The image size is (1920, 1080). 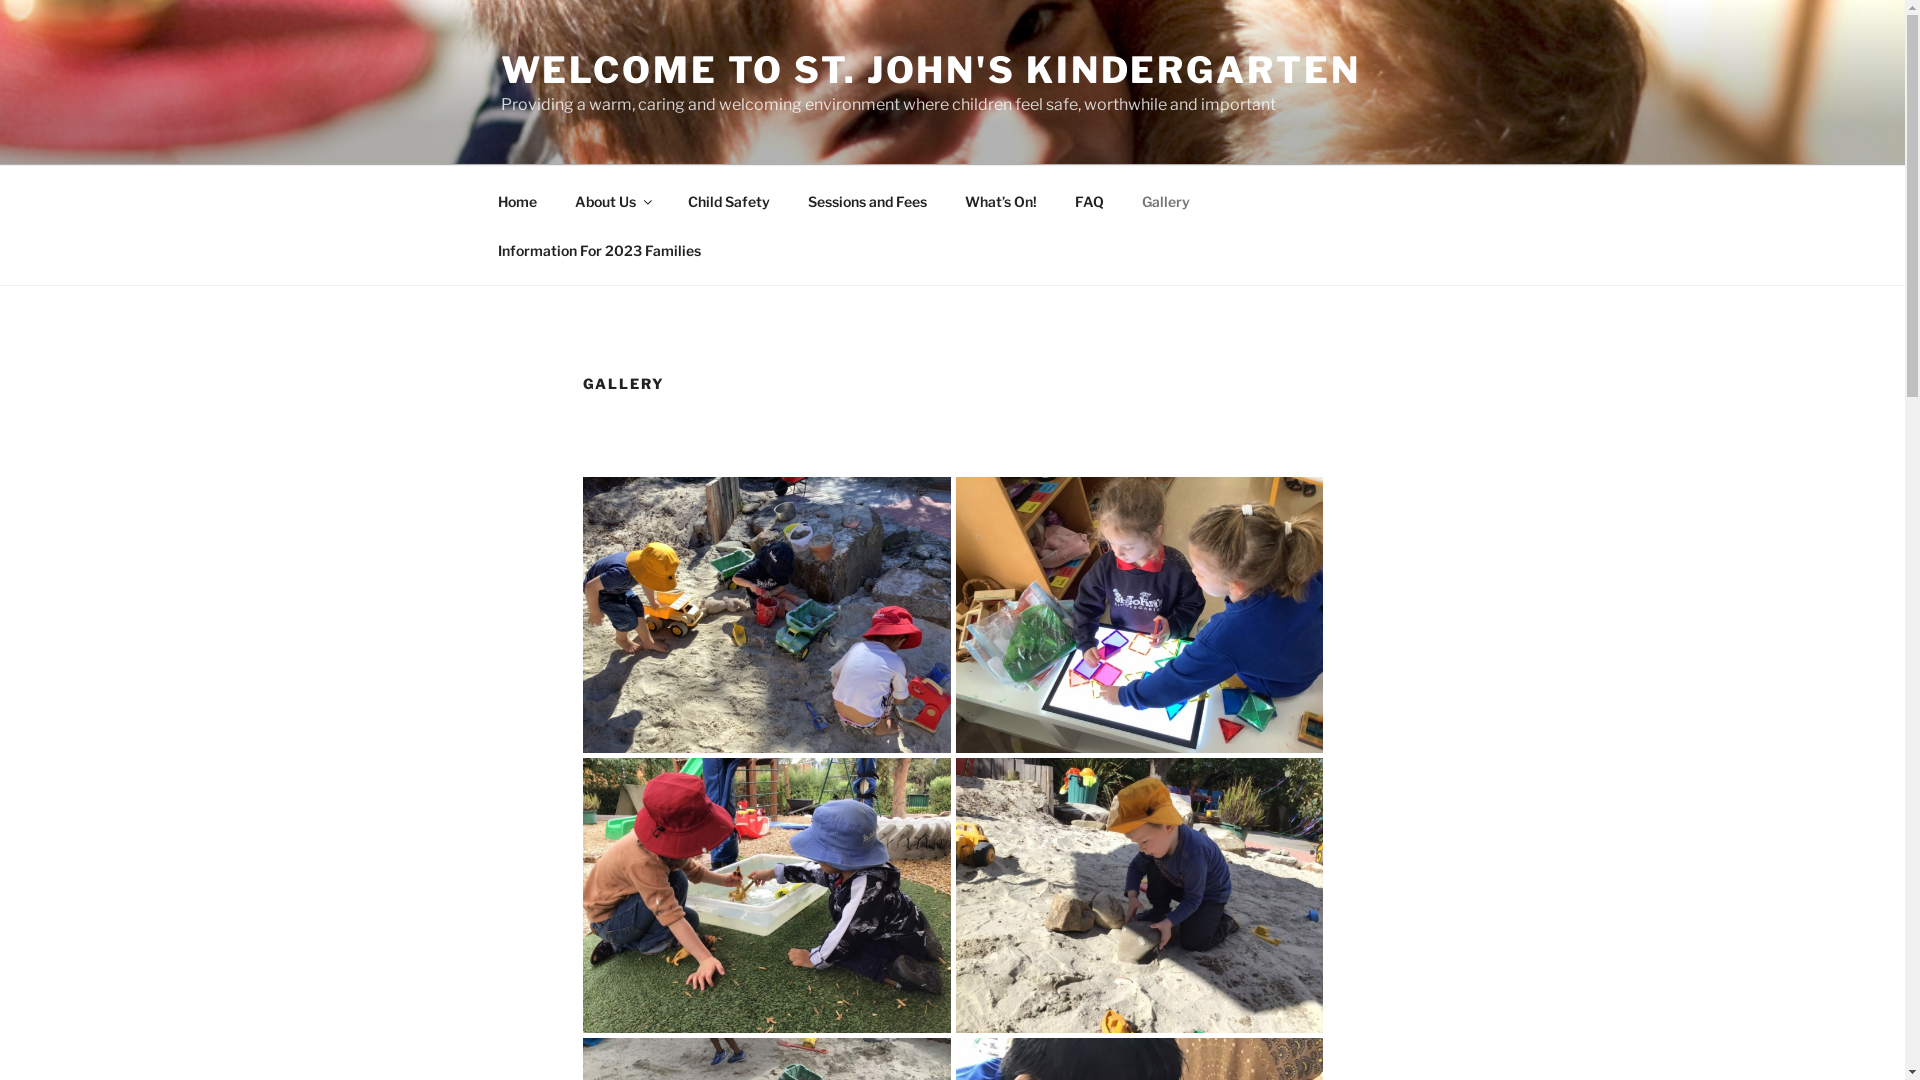 What do you see at coordinates (598, 249) in the screenshot?
I see `'Information For 2023 Families'` at bounding box center [598, 249].